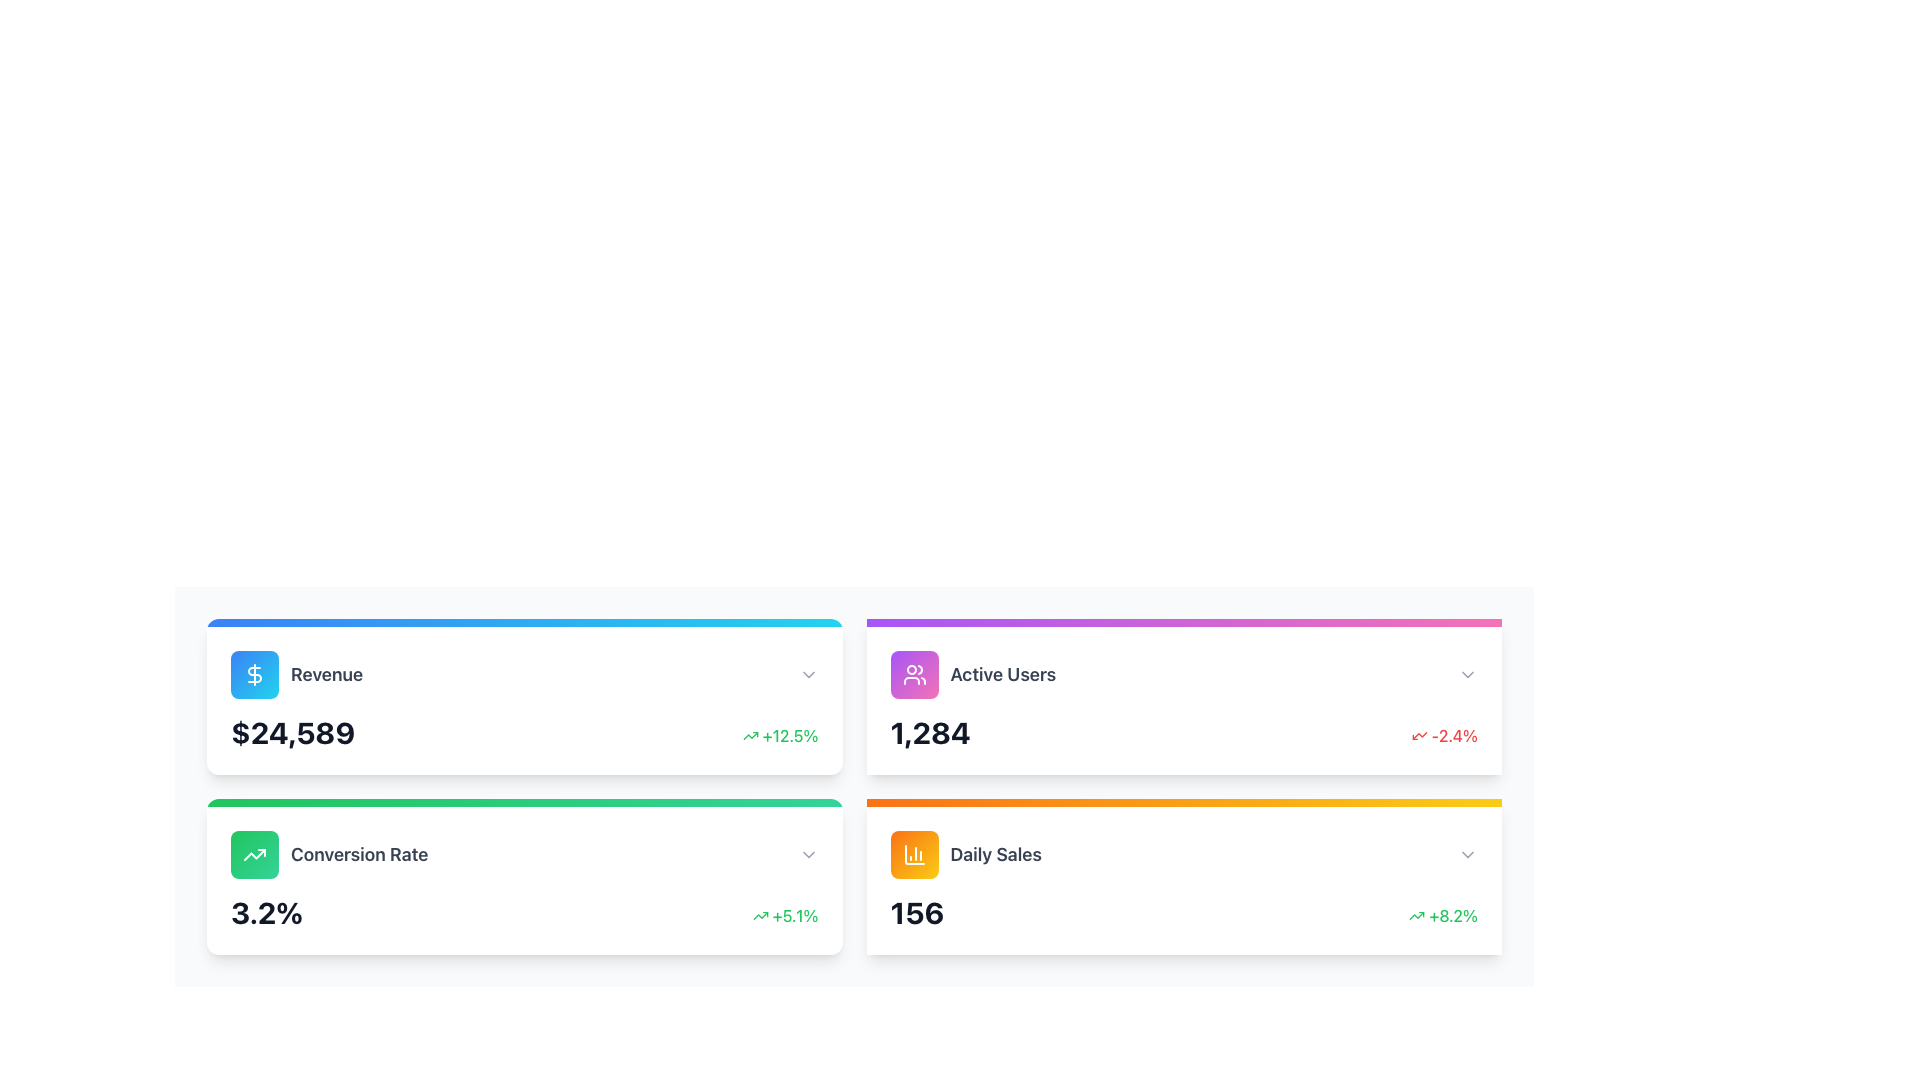 This screenshot has width=1920, height=1080. What do you see at coordinates (524, 622) in the screenshot?
I see `the Accent bar located at the top of the 'Revenue' card, which enhances the visual appeal and indicates a theme or category with its color gradient` at bounding box center [524, 622].